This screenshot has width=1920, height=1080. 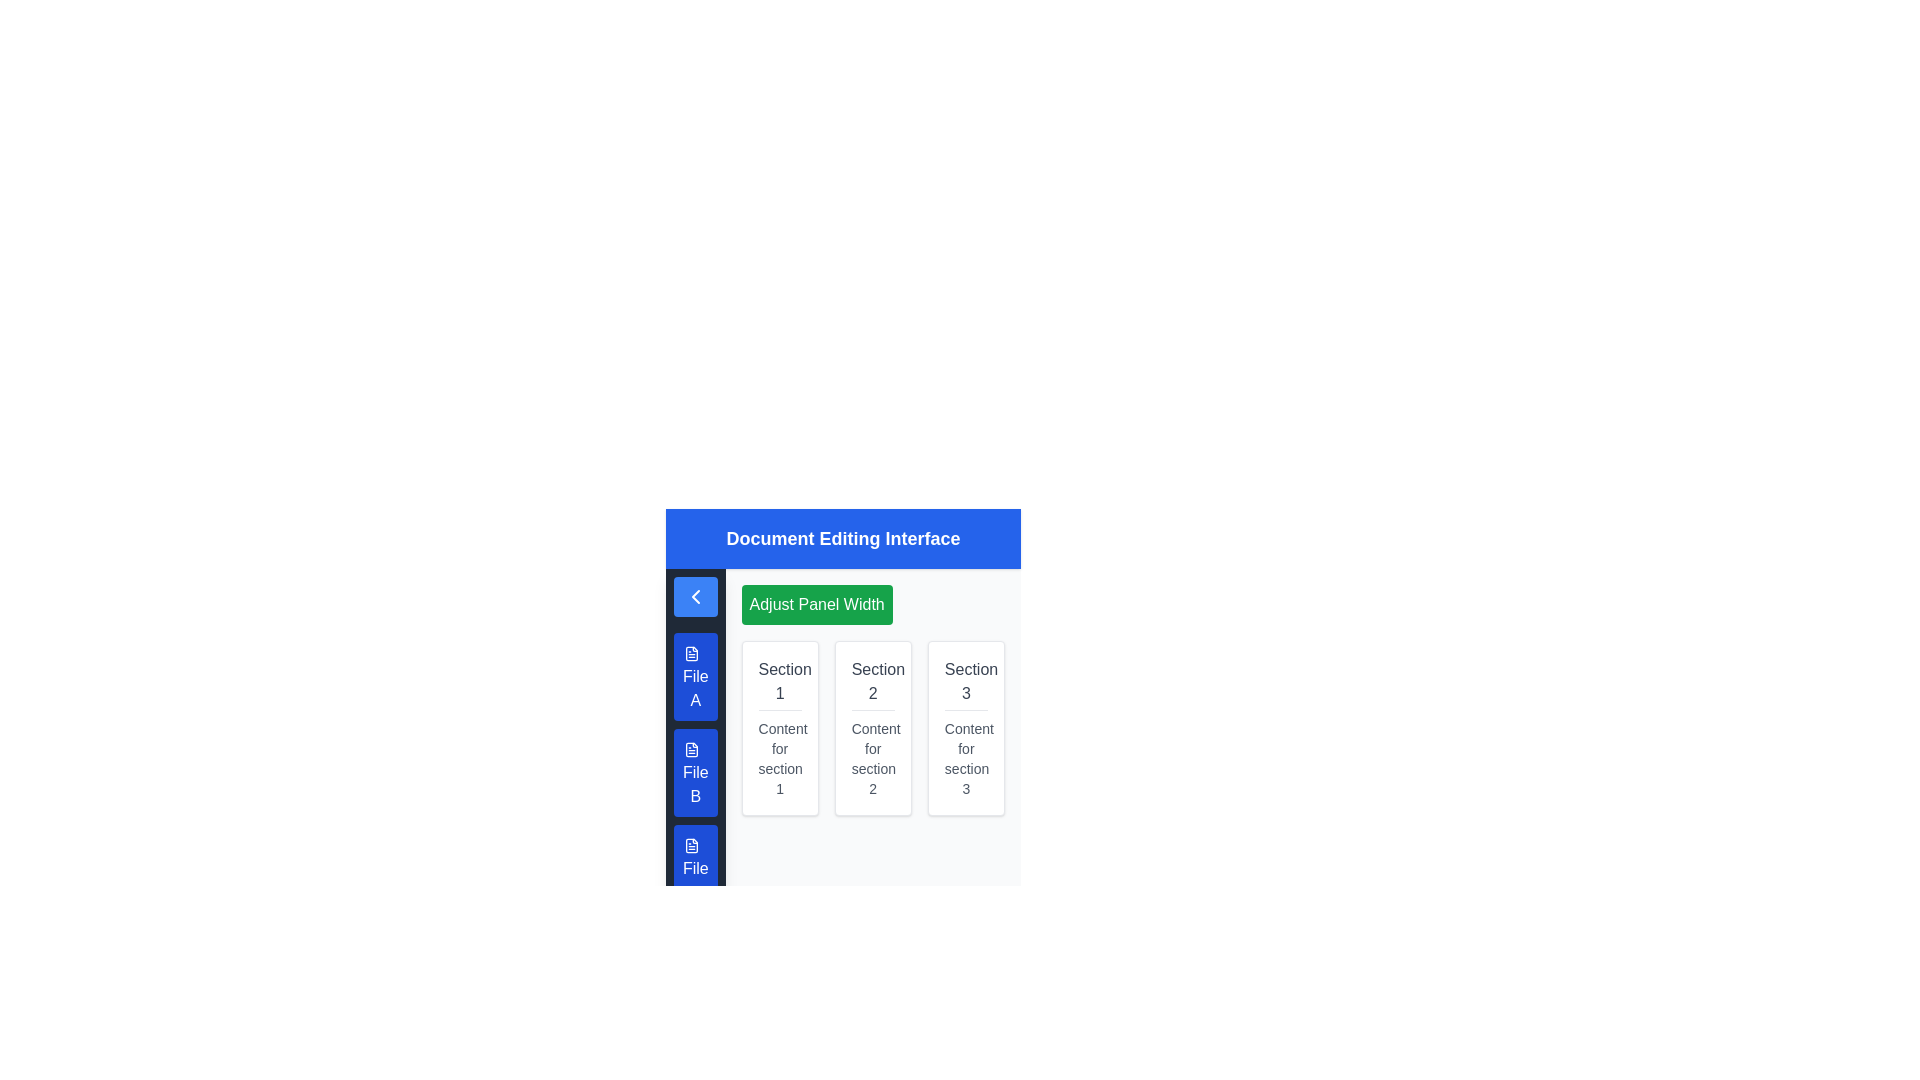 What do you see at coordinates (691, 749) in the screenshot?
I see `SVG icon that represents a document with a folded corner, located to the left of the text label in the 'File B' button in the vertical navigation bar` at bounding box center [691, 749].